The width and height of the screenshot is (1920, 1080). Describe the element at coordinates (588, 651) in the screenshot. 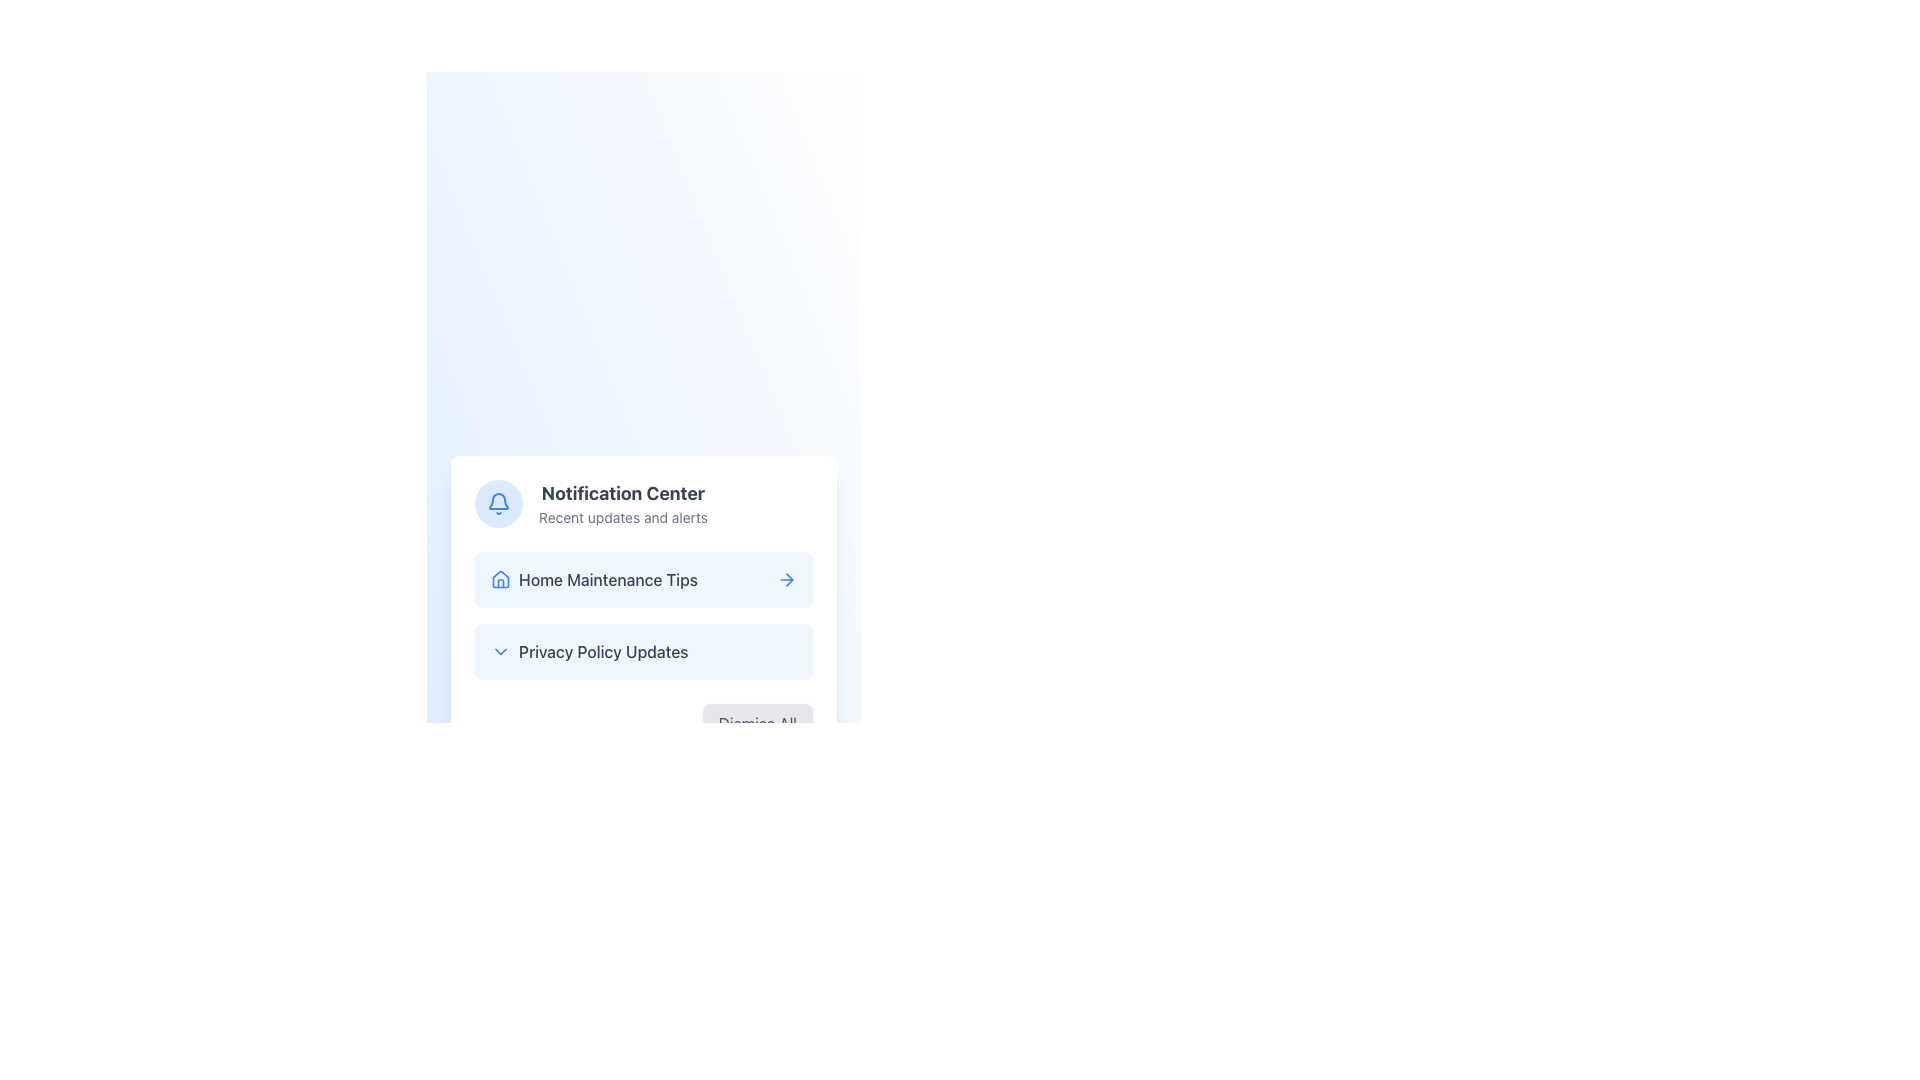

I see `the 'Privacy Policy Updates' clickable section header` at that location.